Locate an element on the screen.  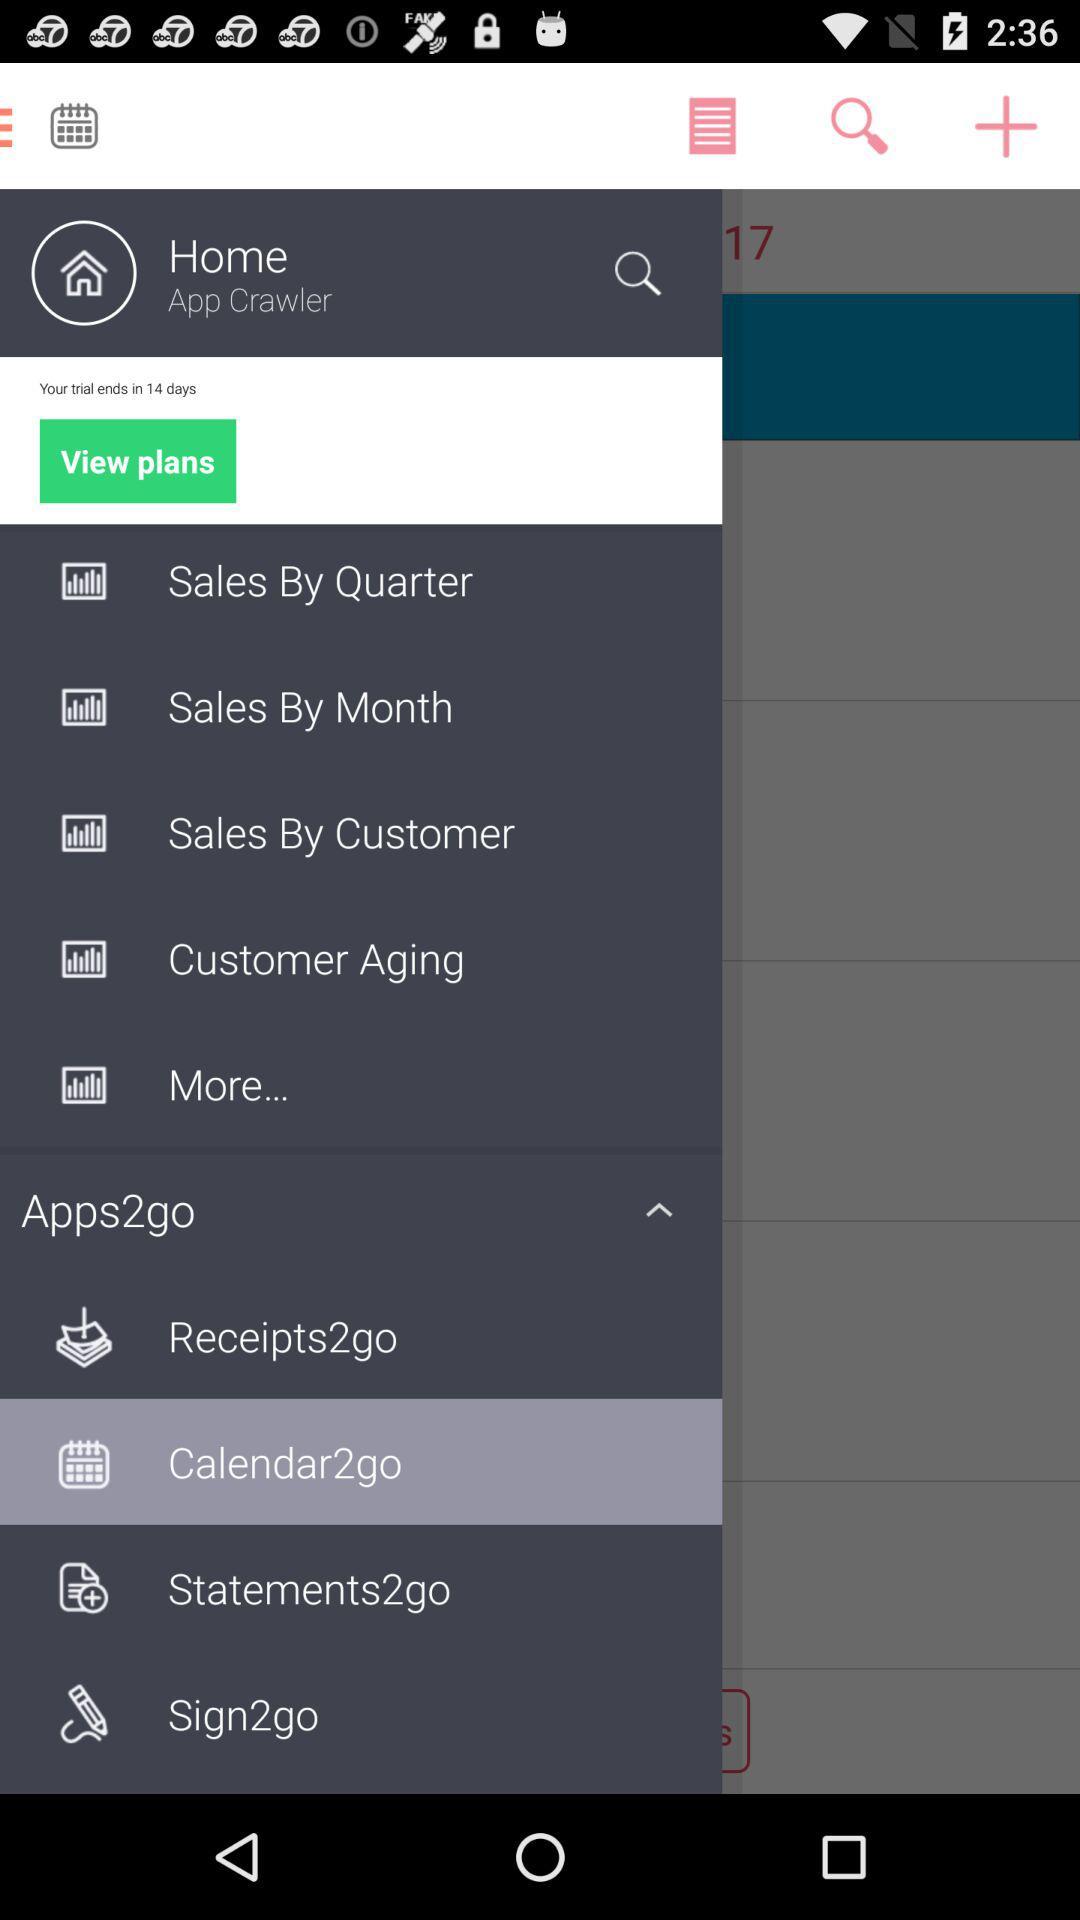
the search icon is located at coordinates (638, 291).